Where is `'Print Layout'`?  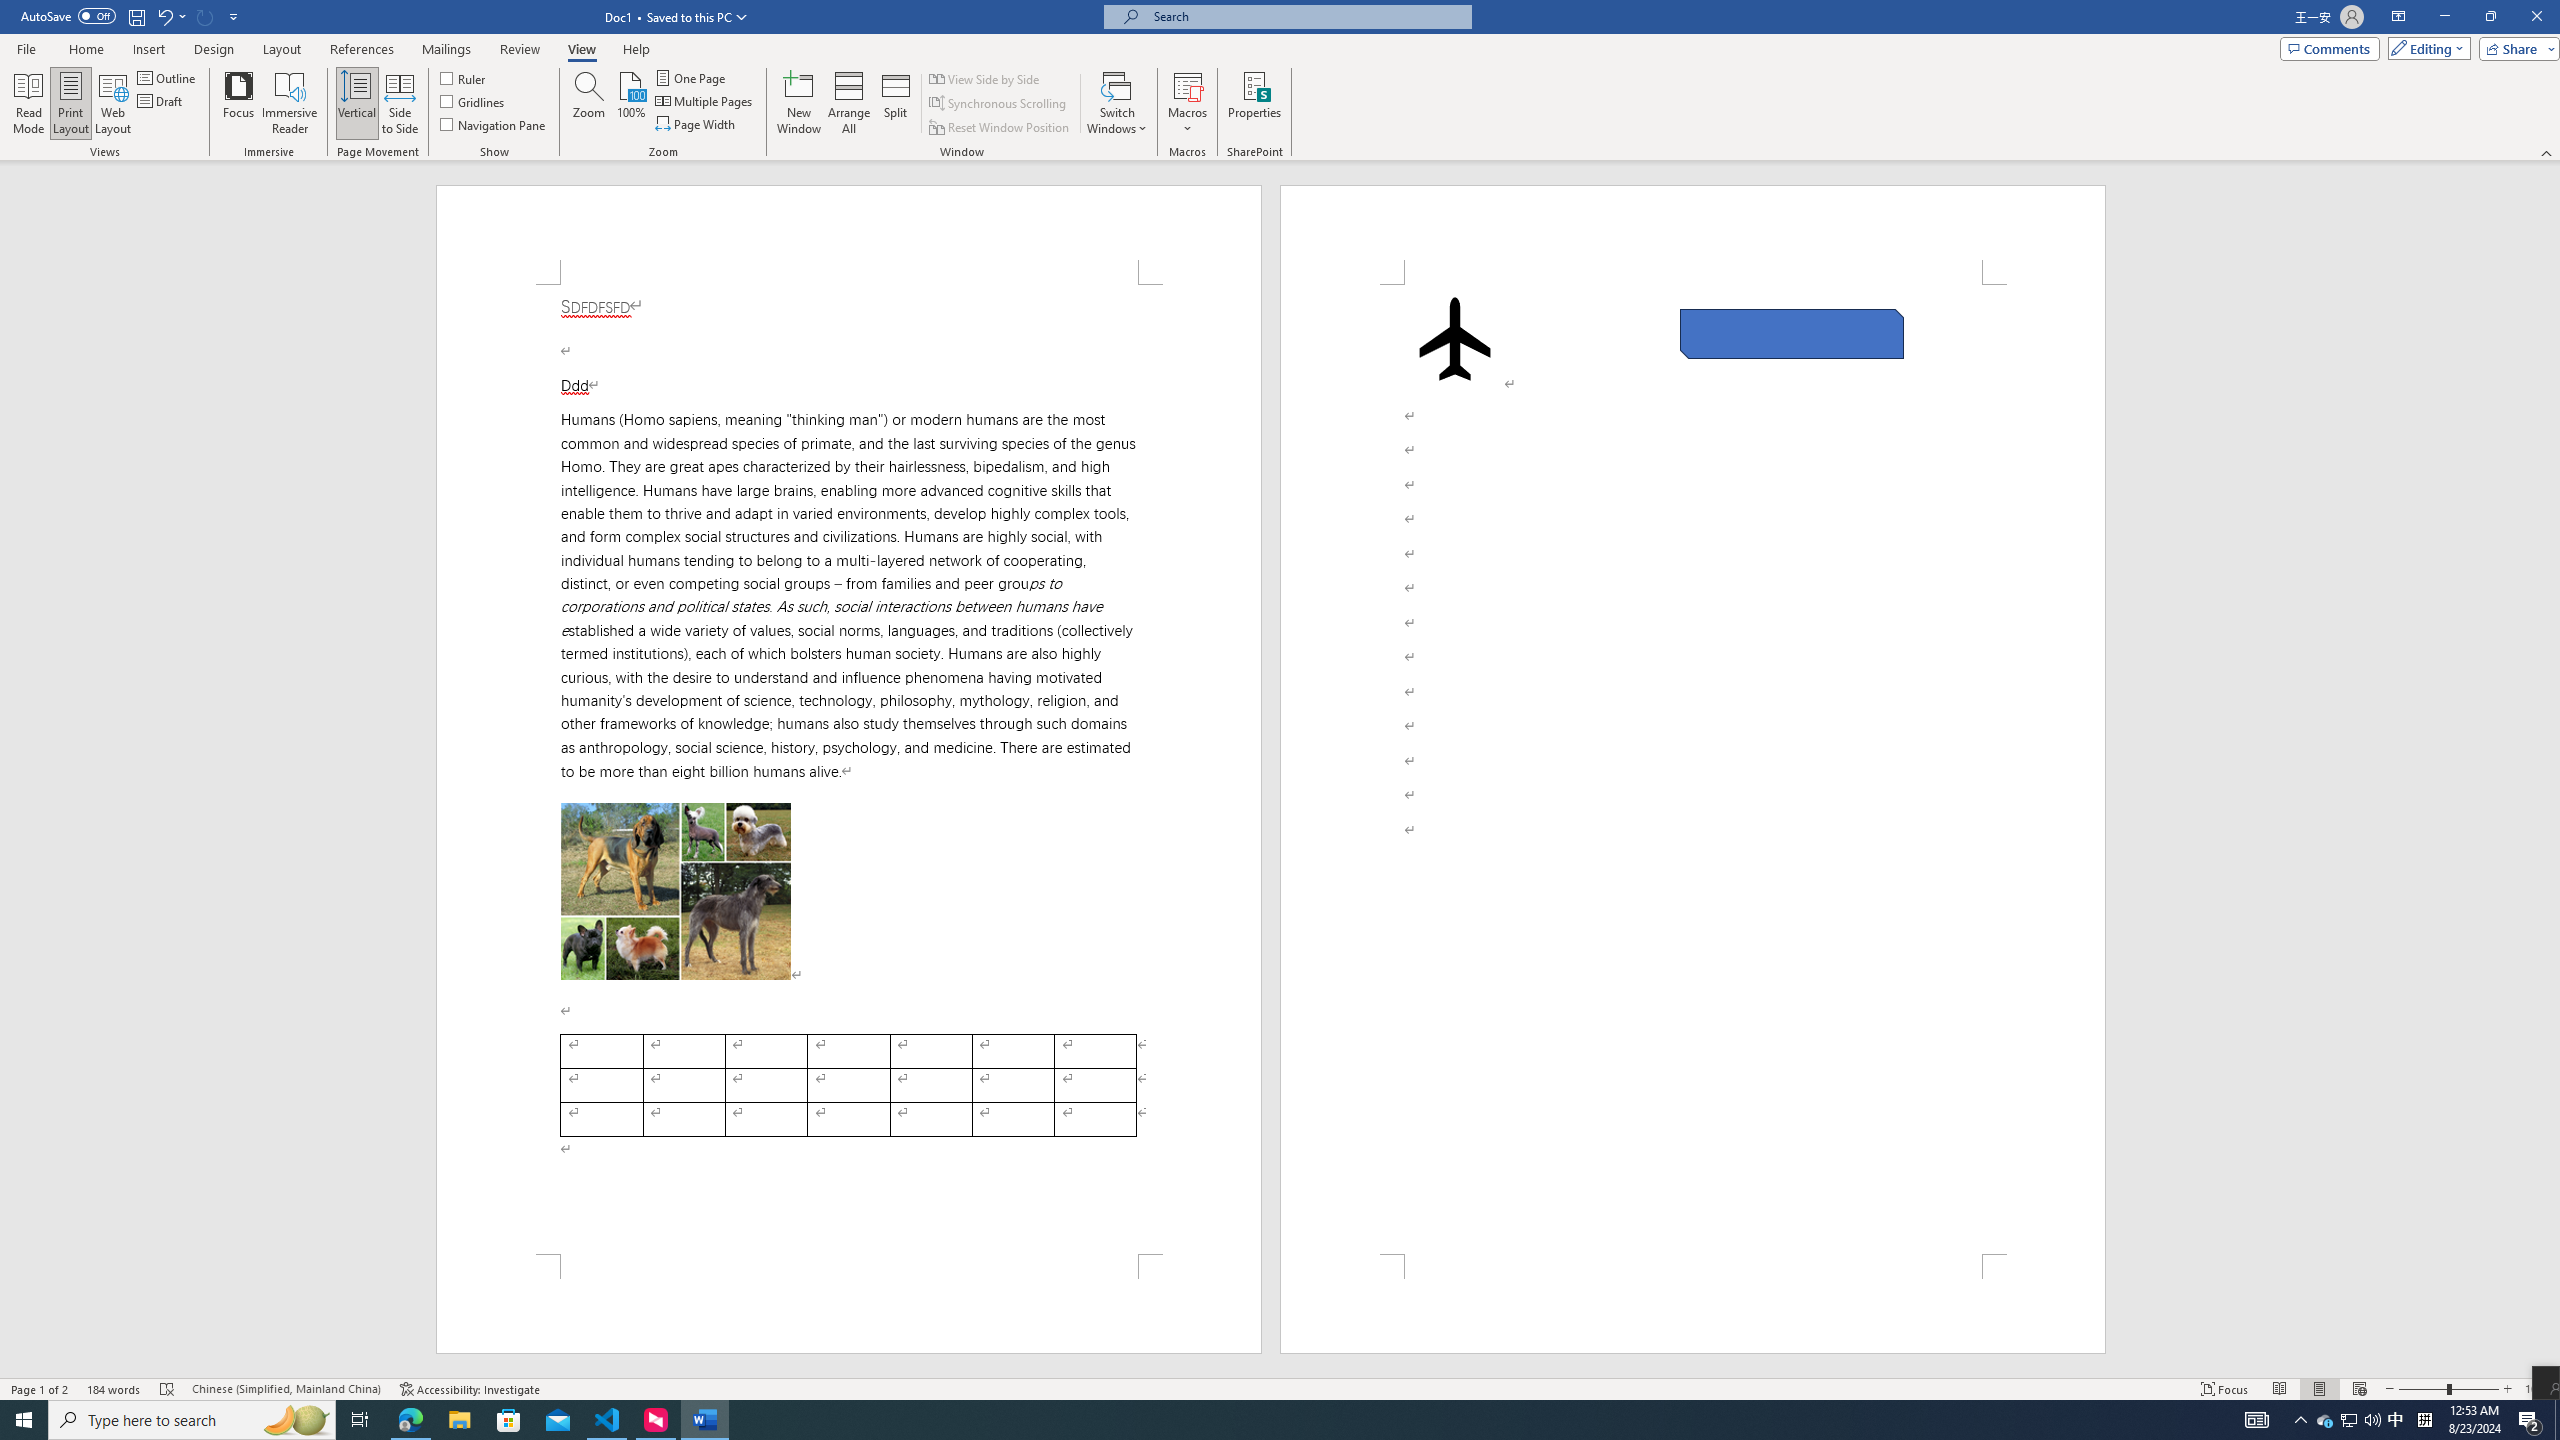
'Print Layout' is located at coordinates (70, 103).